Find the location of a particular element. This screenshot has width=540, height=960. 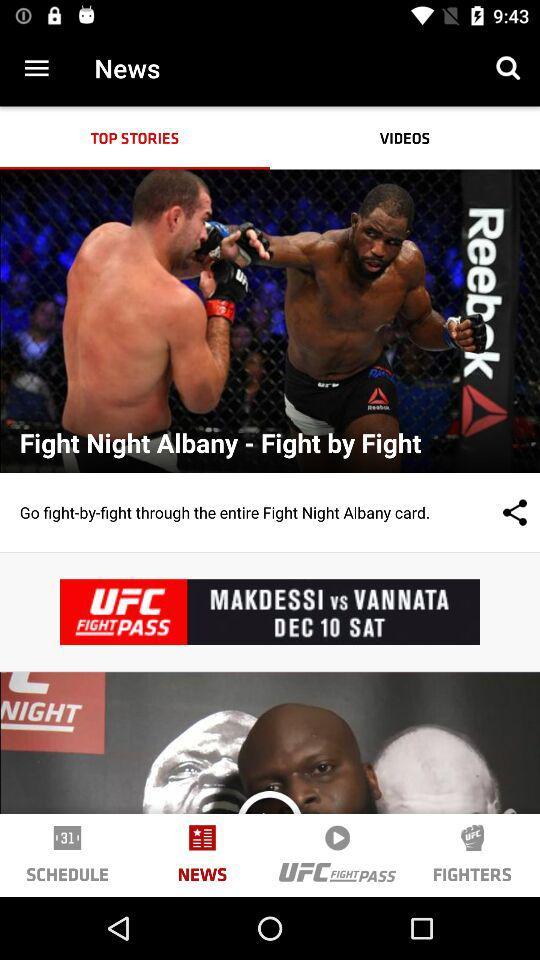

icon to the right of news is located at coordinates (508, 68).